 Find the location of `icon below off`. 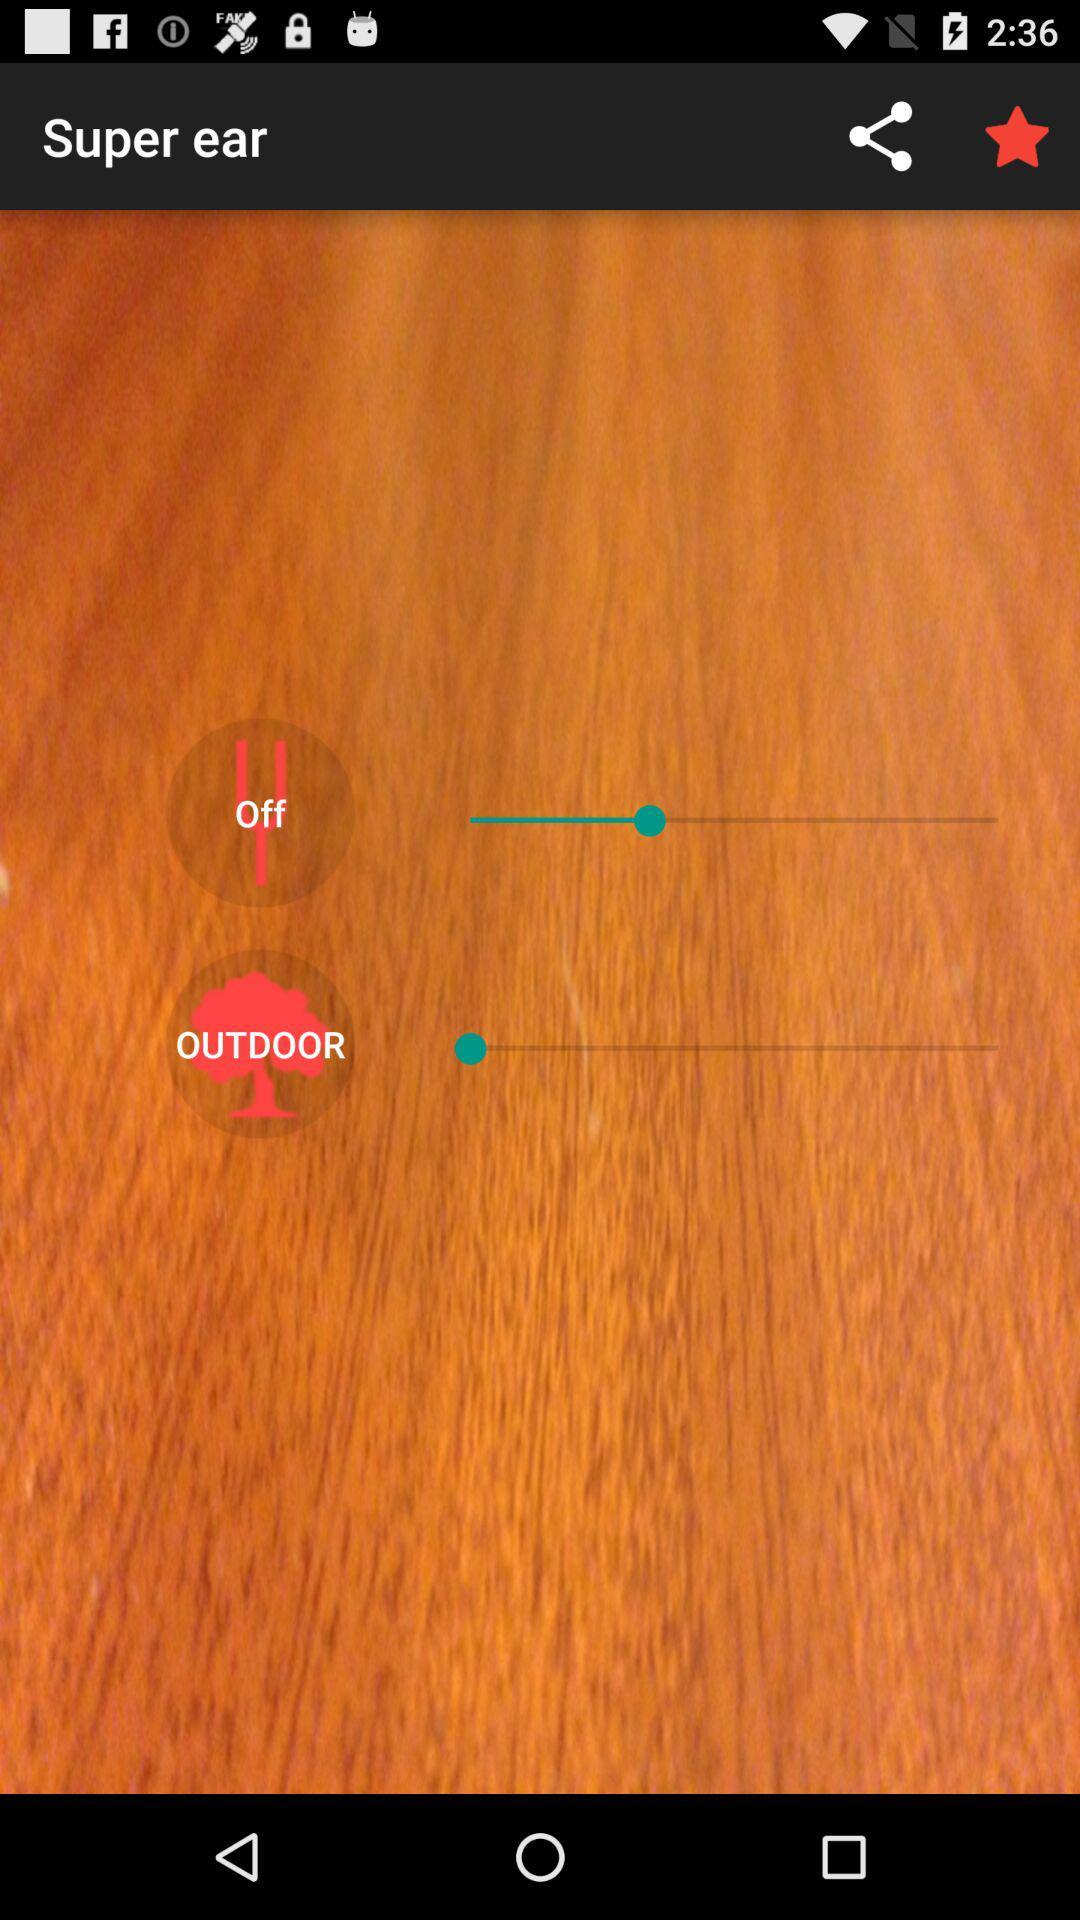

icon below off is located at coordinates (259, 1043).